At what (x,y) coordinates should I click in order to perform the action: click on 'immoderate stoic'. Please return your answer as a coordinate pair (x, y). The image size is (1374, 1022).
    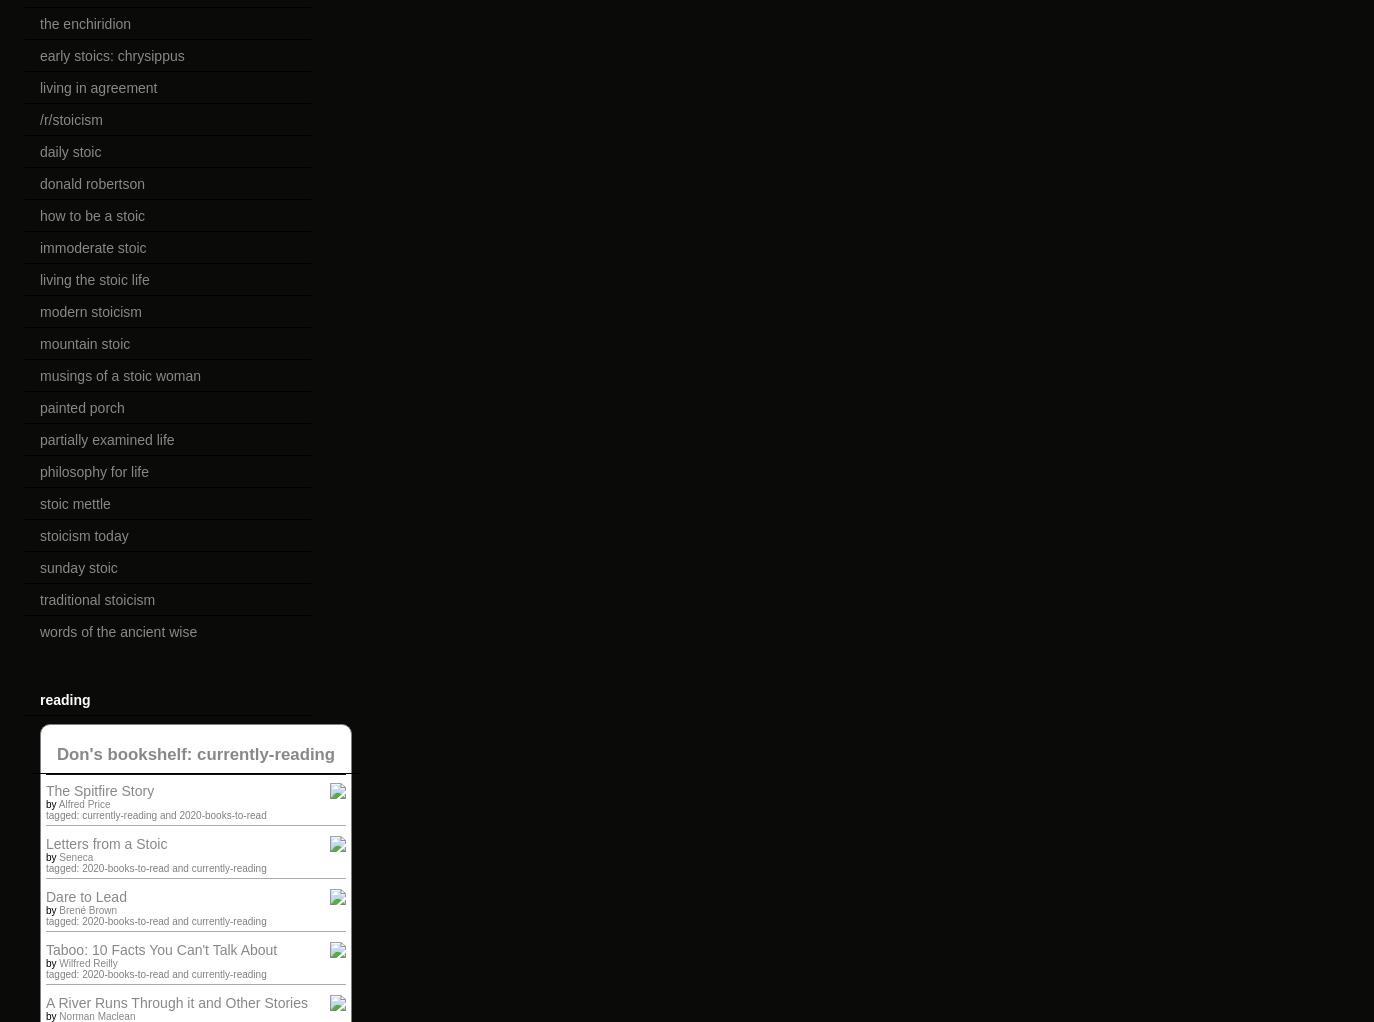
    Looking at the image, I should click on (92, 246).